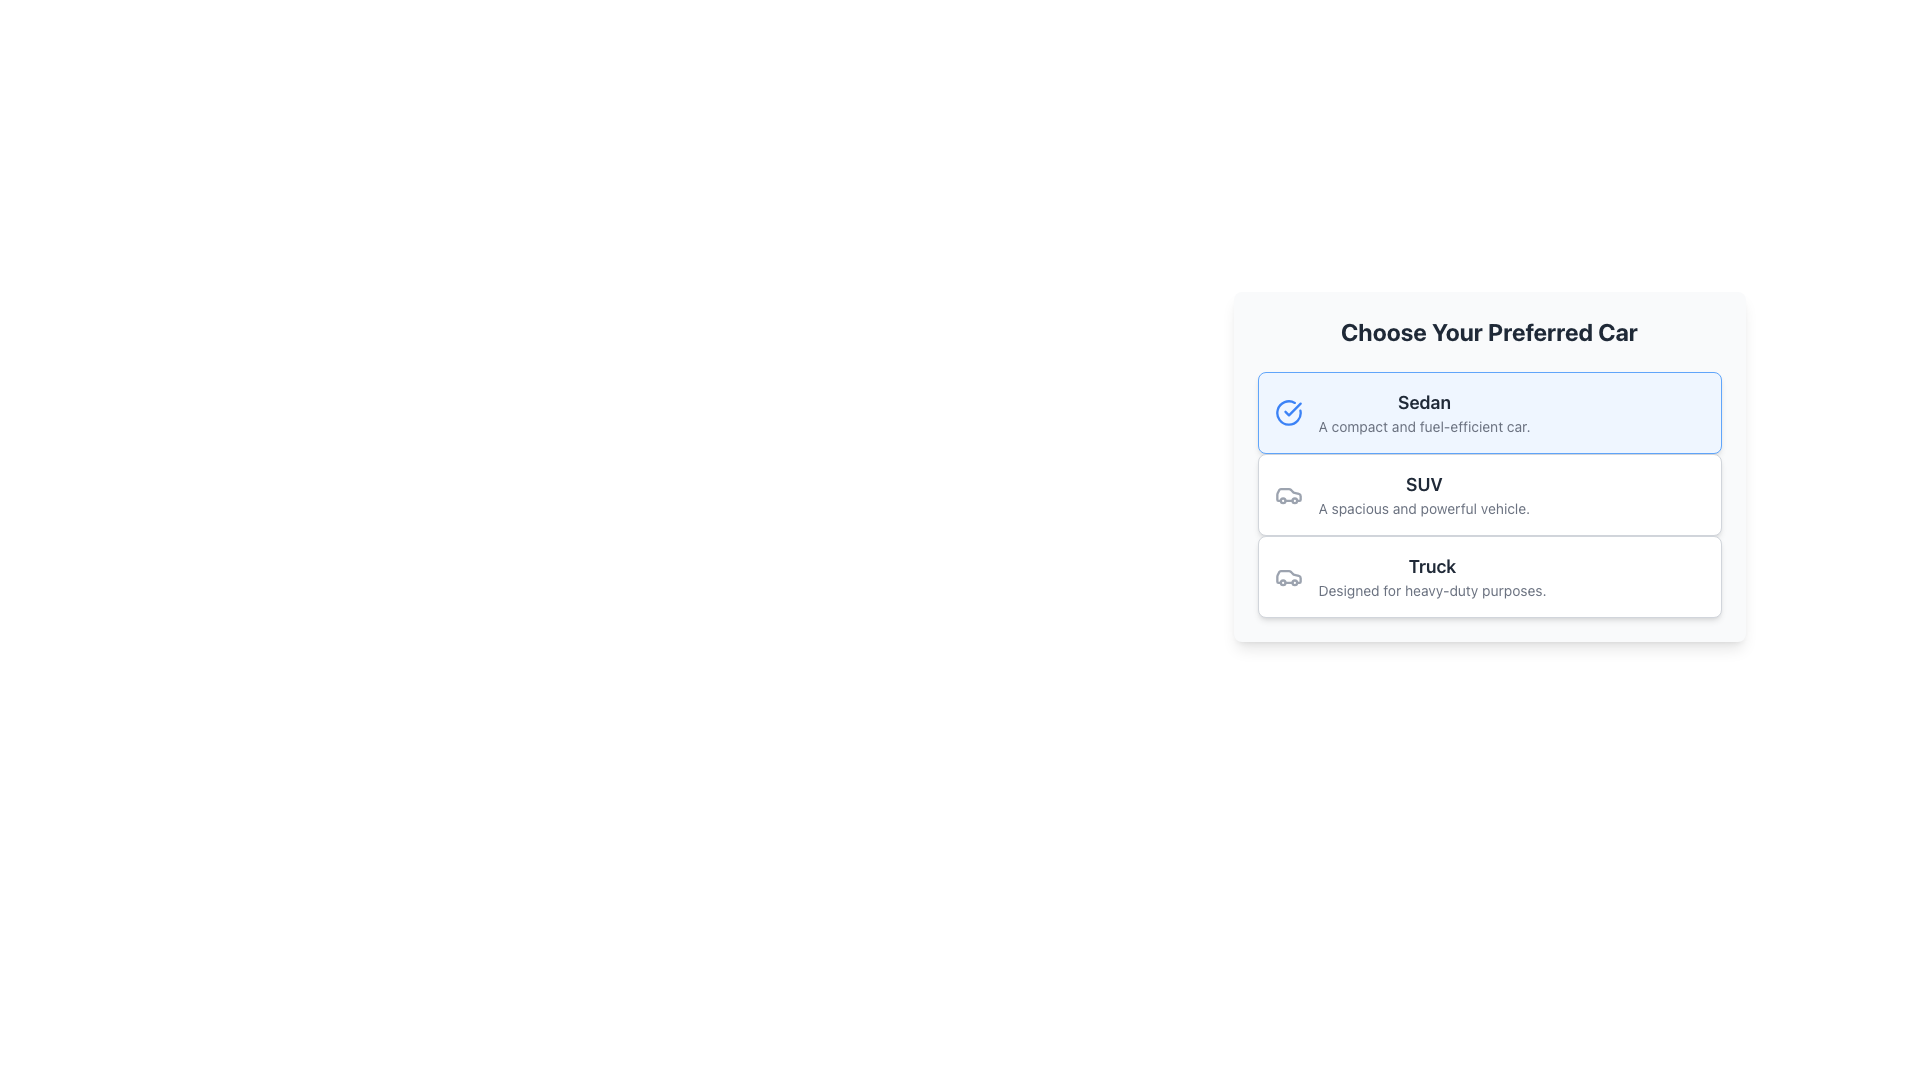 The height and width of the screenshot is (1080, 1920). I want to click on the text element that reads 'Designed for heavy-duty purposes.' positioned below the title 'Truck', so click(1431, 589).